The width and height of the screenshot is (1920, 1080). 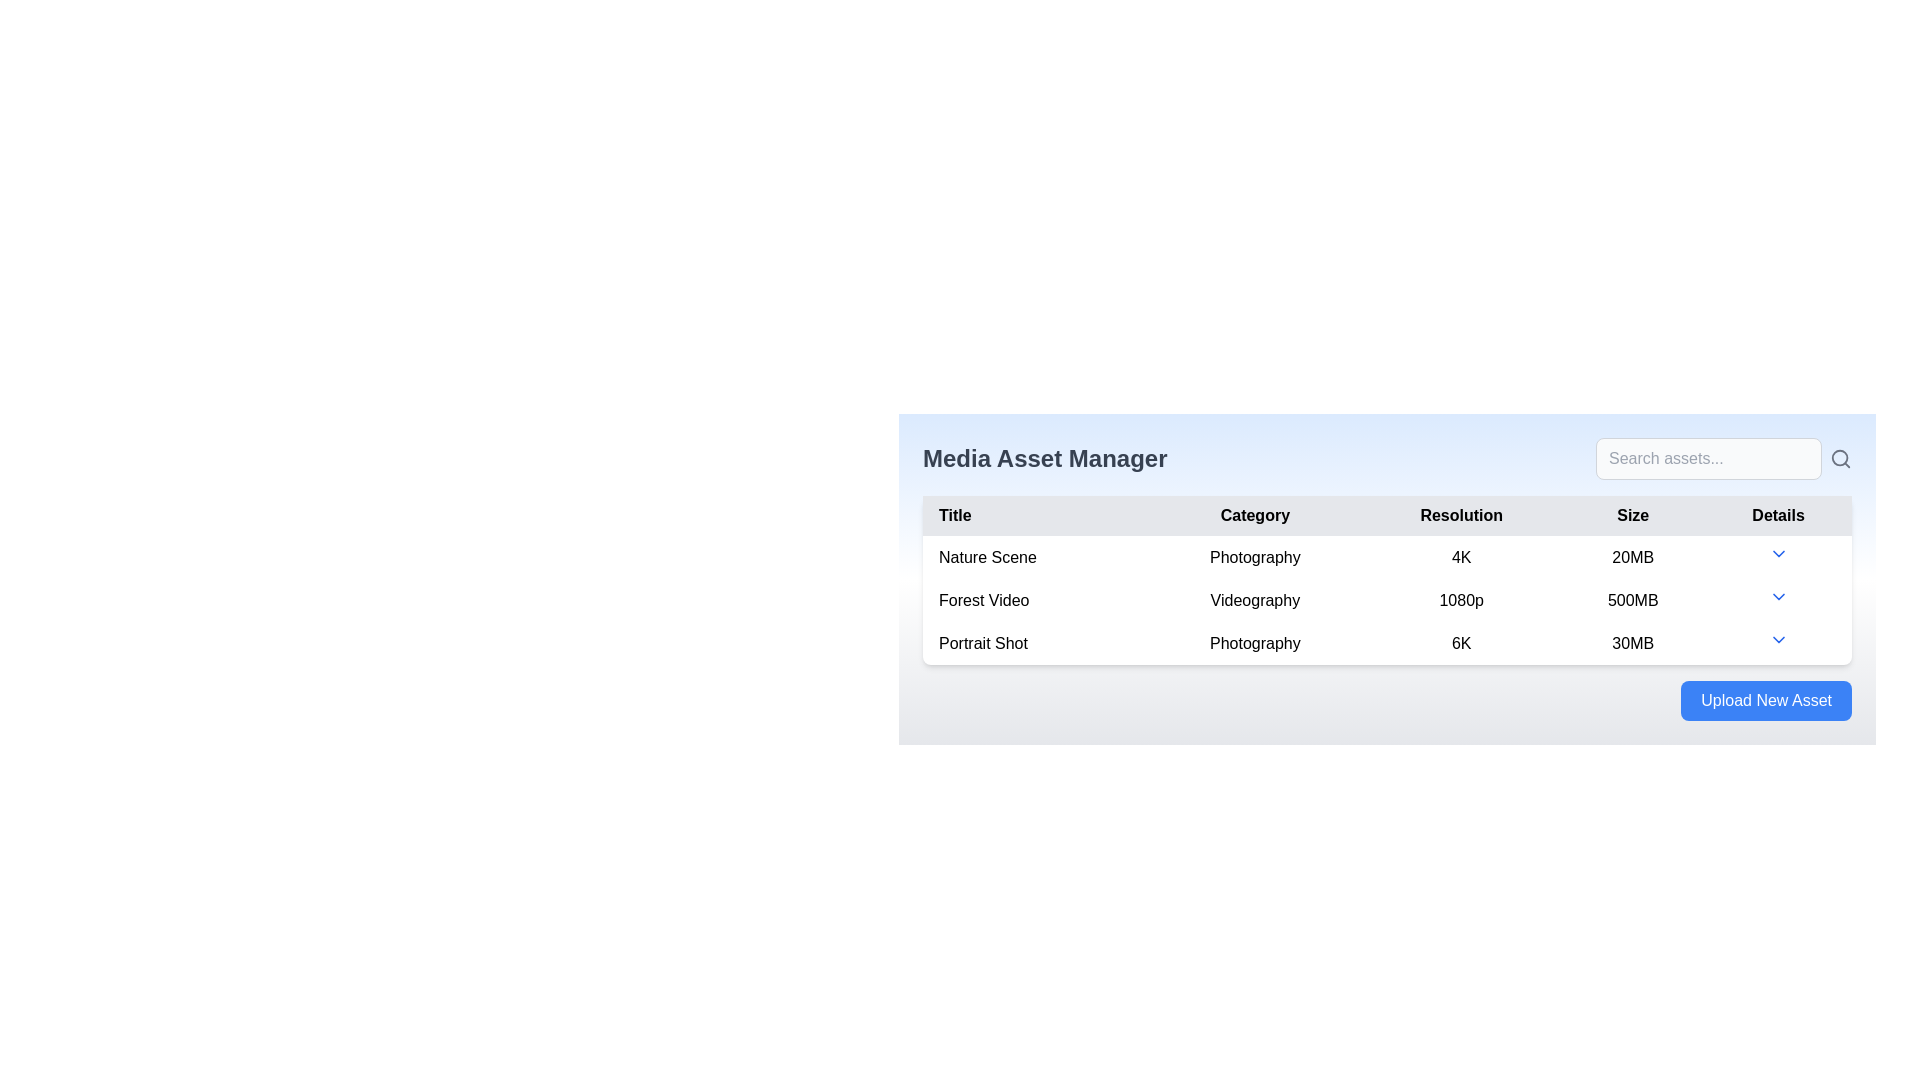 I want to click on the 'Category' text label header, which is a bold black font on a light gray background, positioned in the second column of the header row of the table, so click(x=1254, y=515).